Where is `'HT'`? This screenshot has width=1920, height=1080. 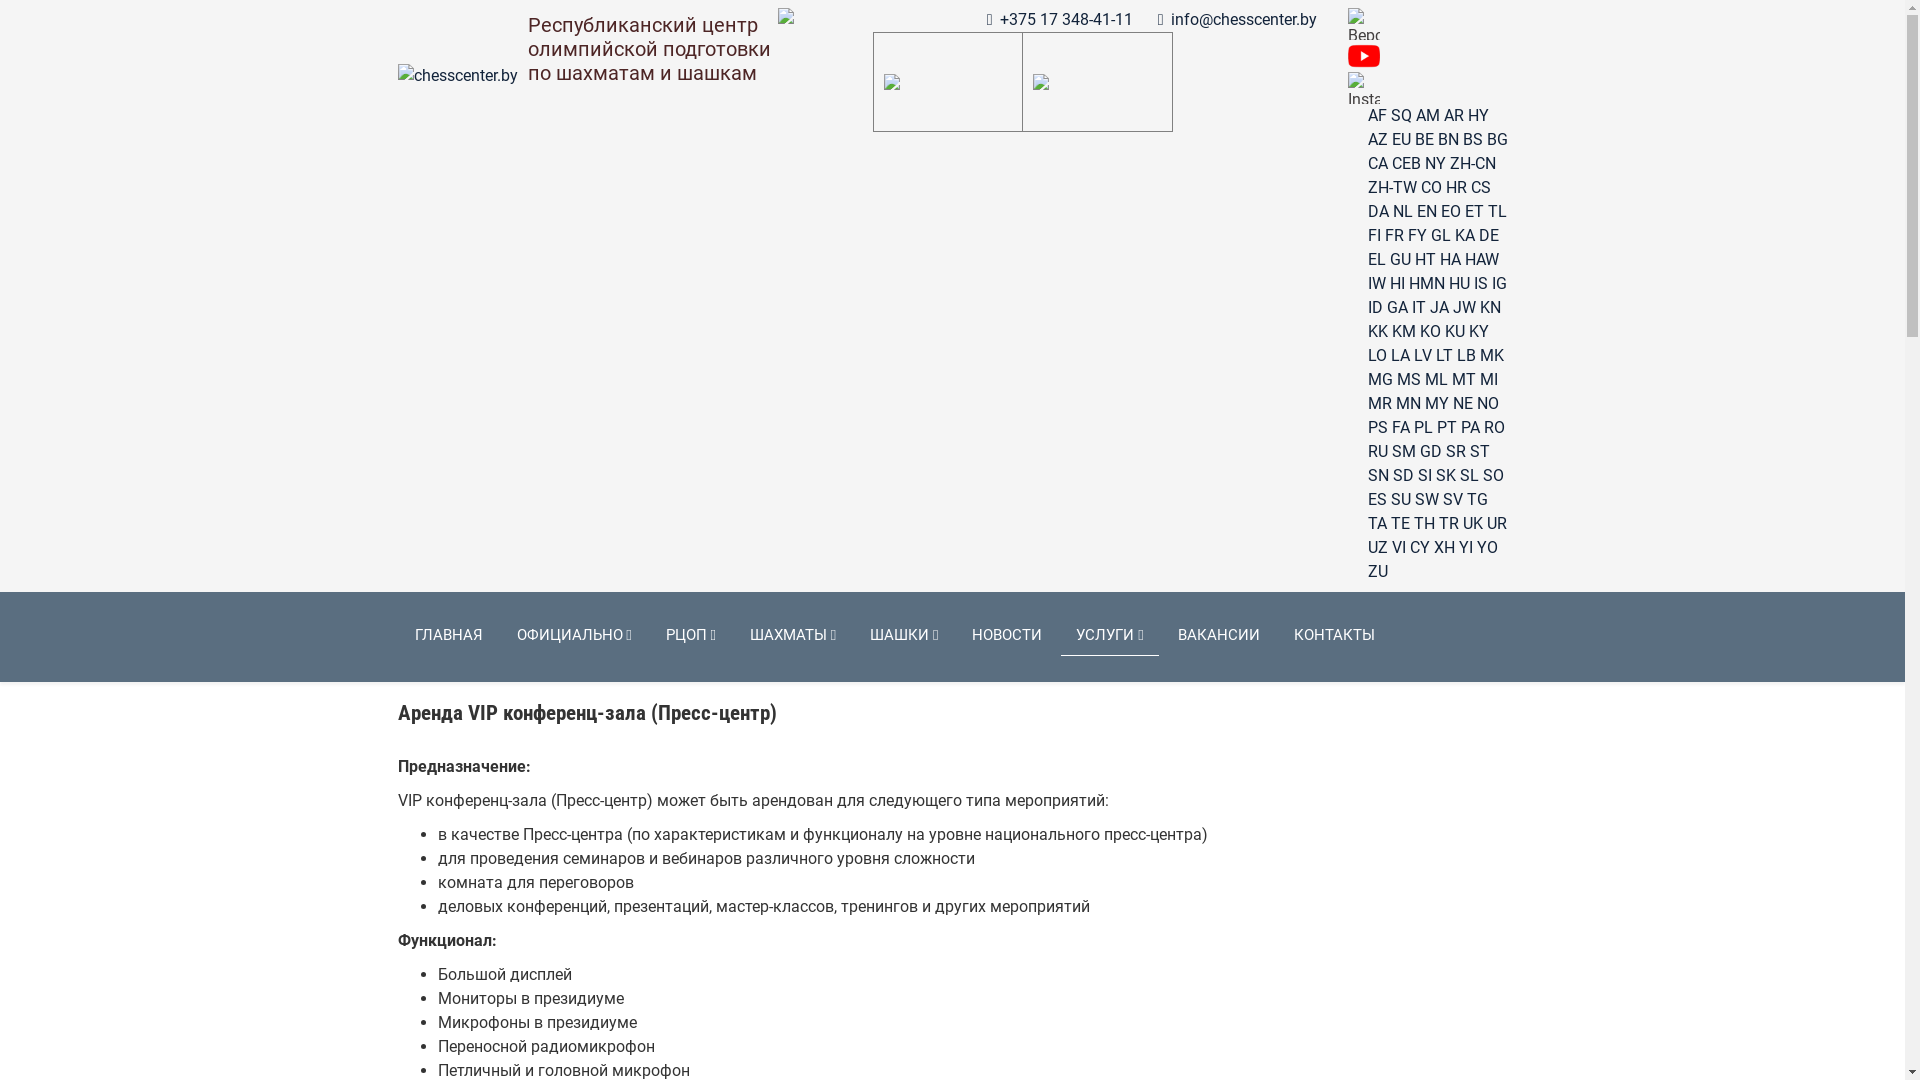
'HT' is located at coordinates (1423, 258).